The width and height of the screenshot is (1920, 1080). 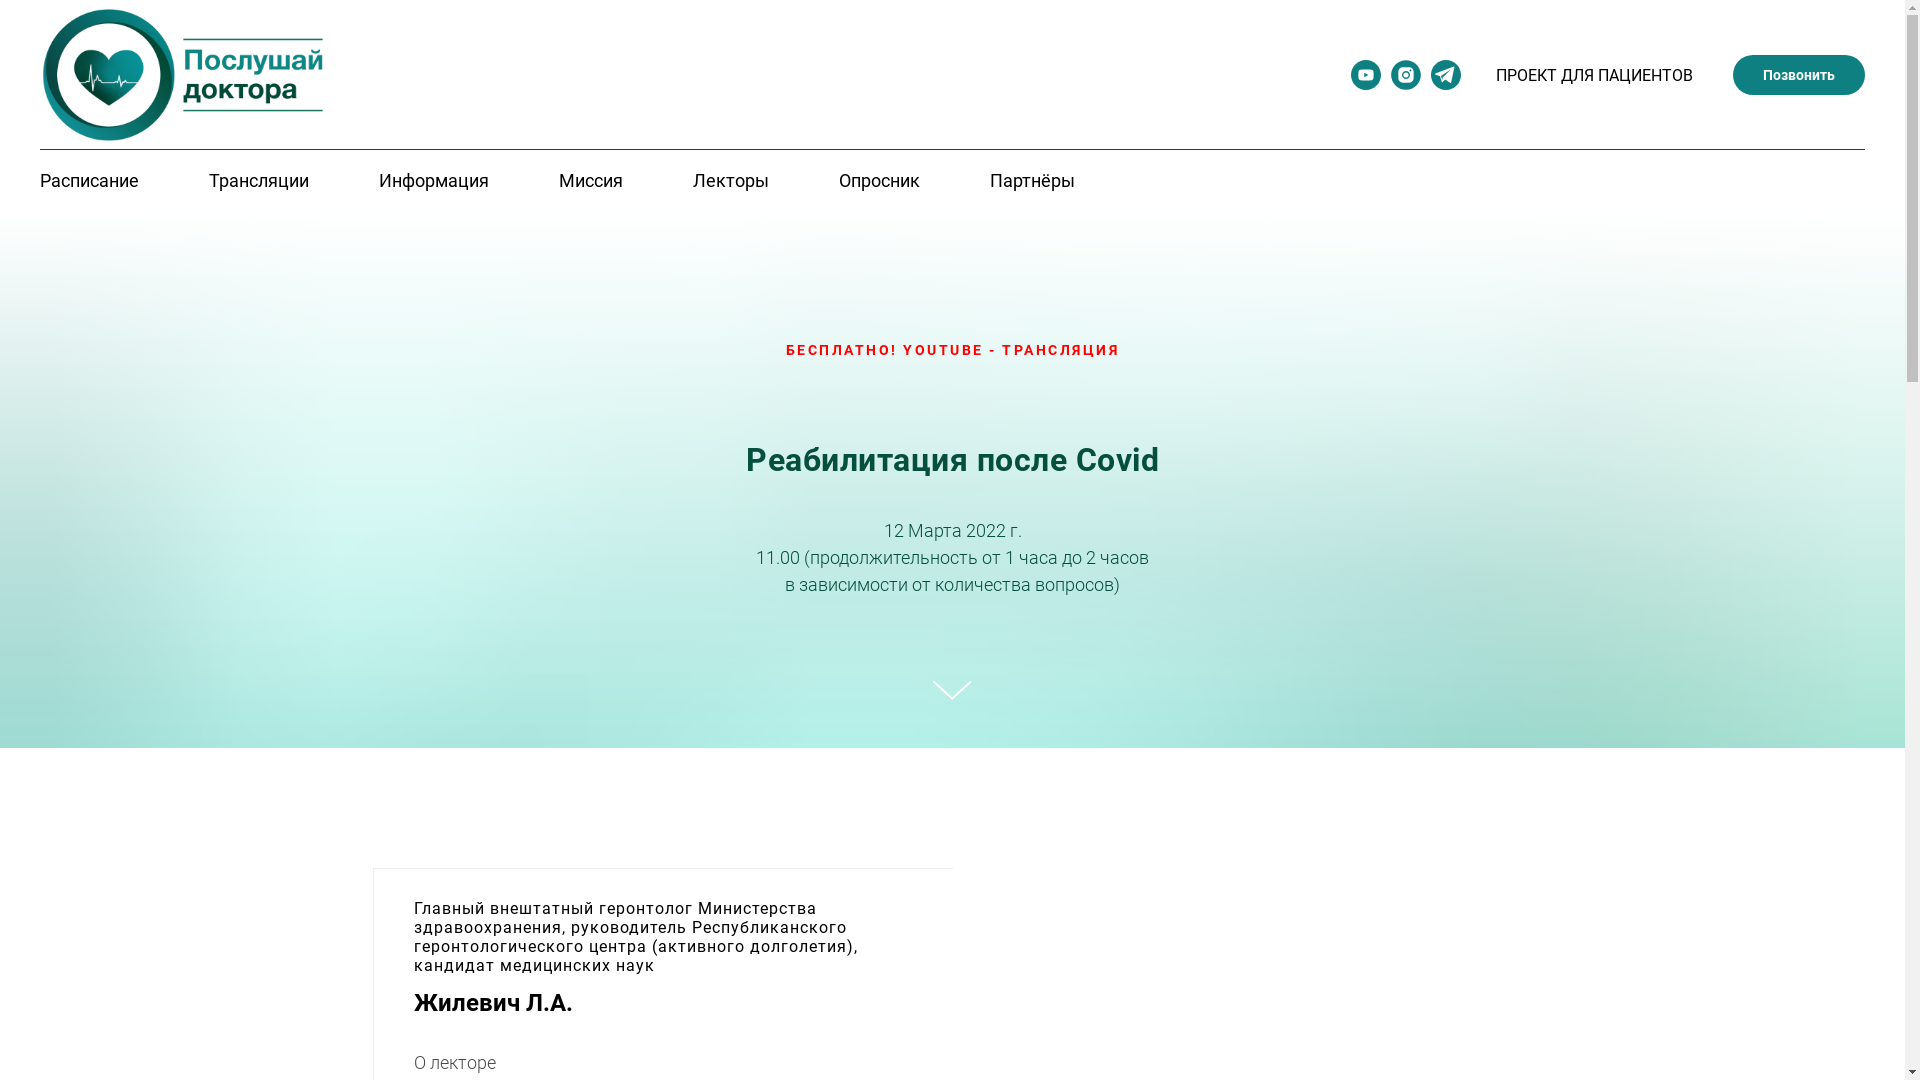 What do you see at coordinates (1445, 83) in the screenshot?
I see `'Telegram'` at bounding box center [1445, 83].